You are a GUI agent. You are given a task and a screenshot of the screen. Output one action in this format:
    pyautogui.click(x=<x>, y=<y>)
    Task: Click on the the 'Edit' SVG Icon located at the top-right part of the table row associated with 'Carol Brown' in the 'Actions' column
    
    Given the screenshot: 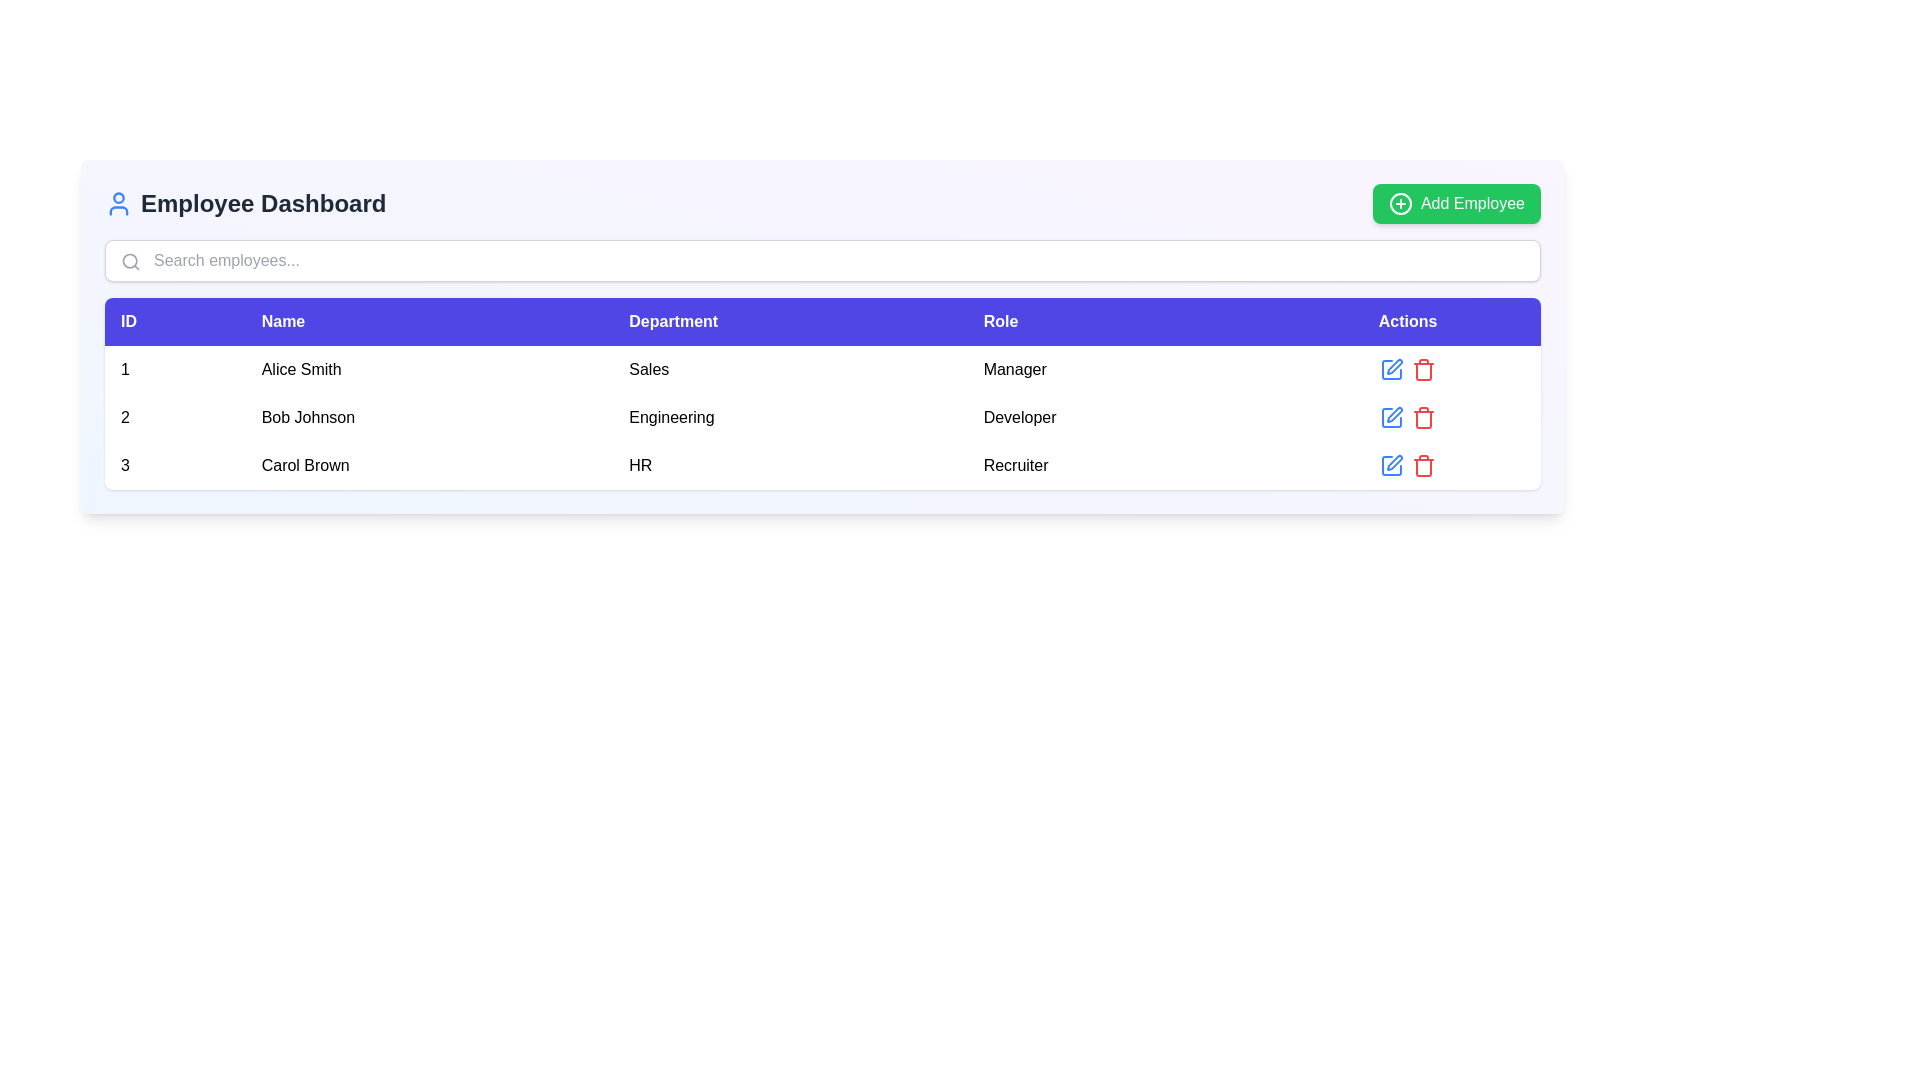 What is the action you would take?
    pyautogui.click(x=1394, y=462)
    